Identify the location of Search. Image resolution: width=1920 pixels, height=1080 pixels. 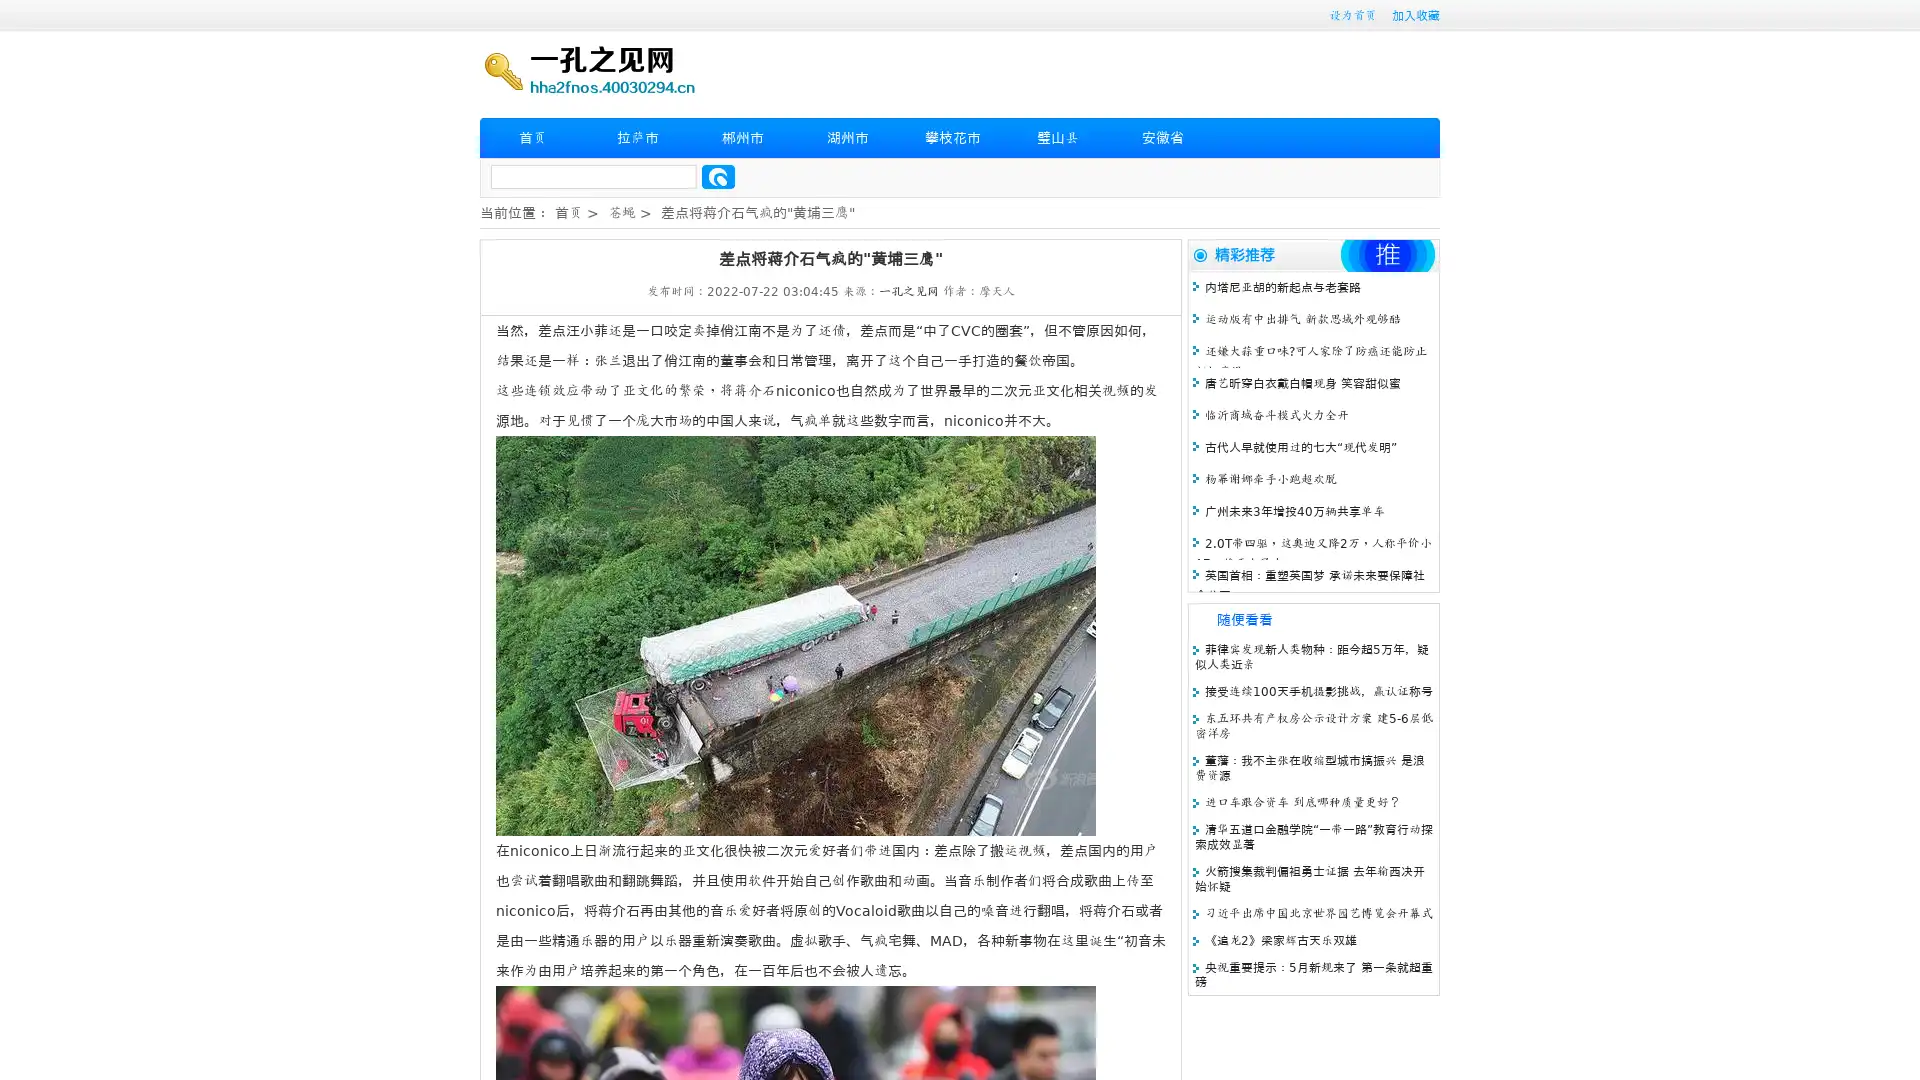
(718, 176).